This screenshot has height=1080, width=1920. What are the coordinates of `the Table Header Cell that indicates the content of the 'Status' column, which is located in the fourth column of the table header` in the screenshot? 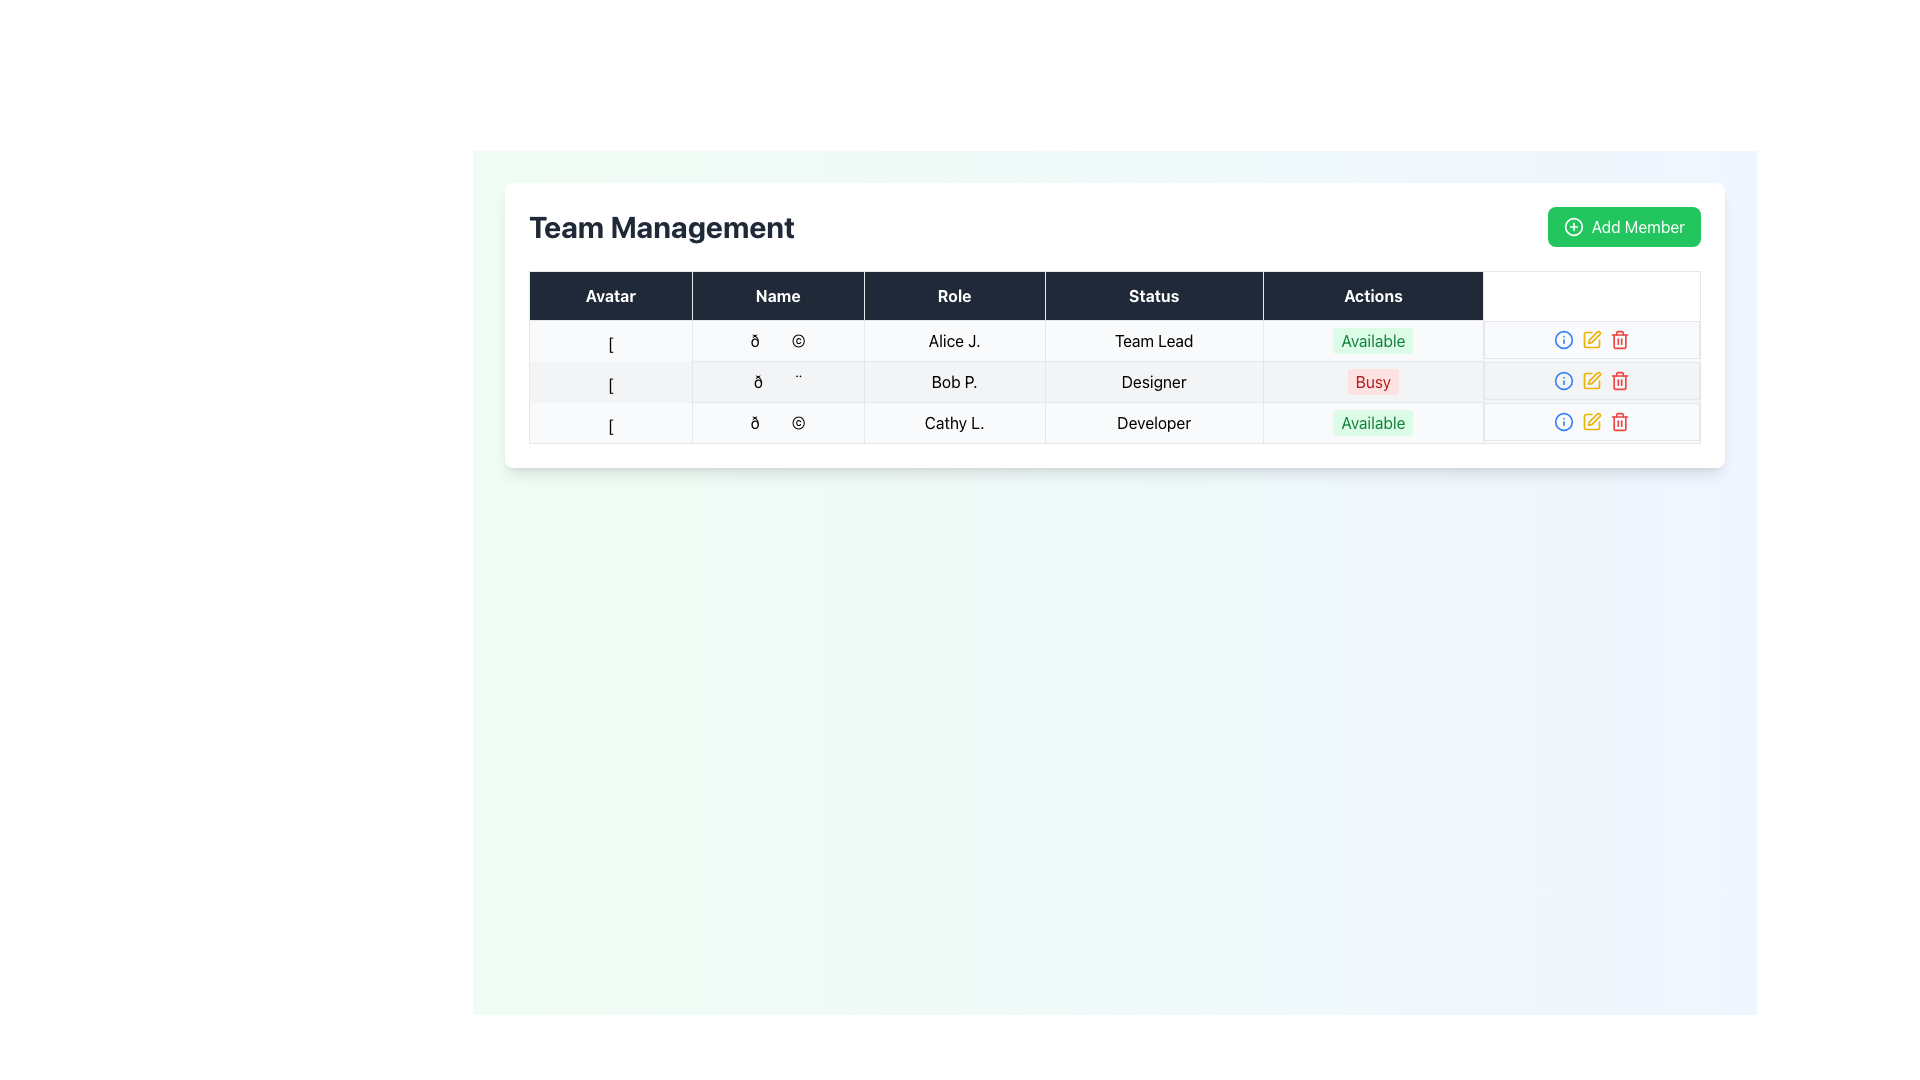 It's located at (1154, 296).